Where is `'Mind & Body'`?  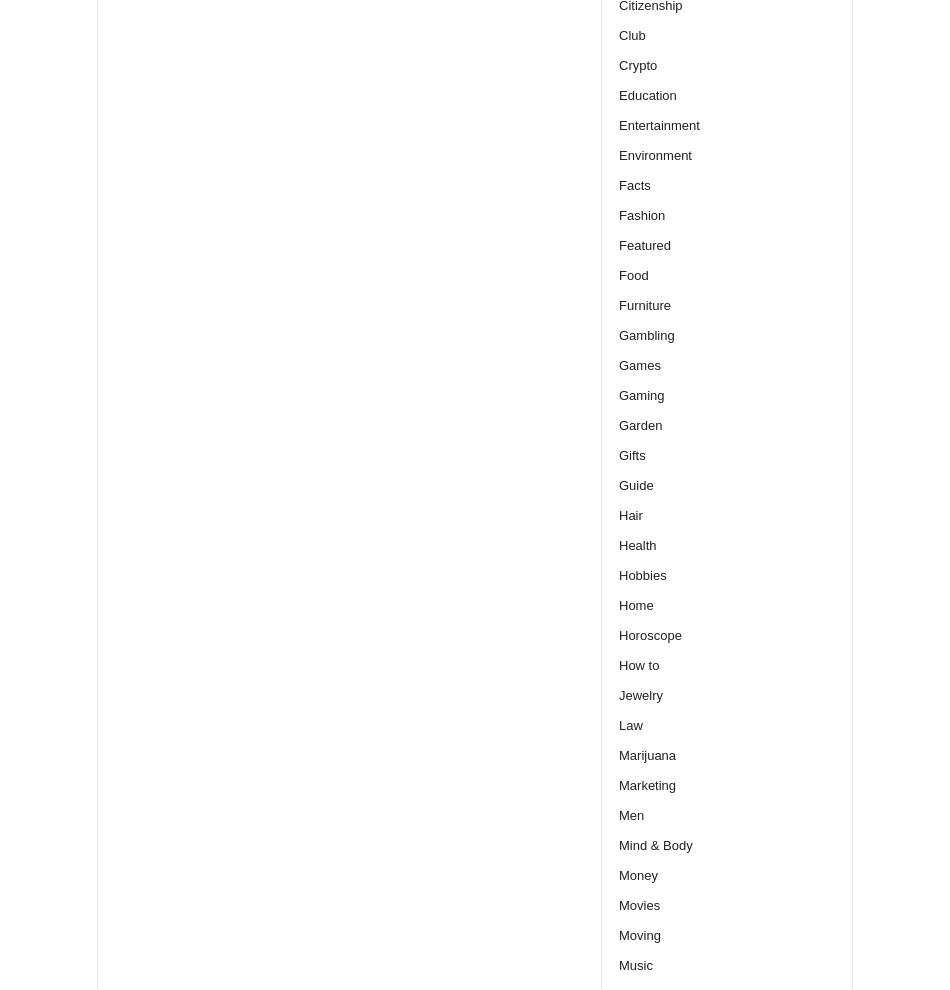
'Mind & Body' is located at coordinates (655, 844).